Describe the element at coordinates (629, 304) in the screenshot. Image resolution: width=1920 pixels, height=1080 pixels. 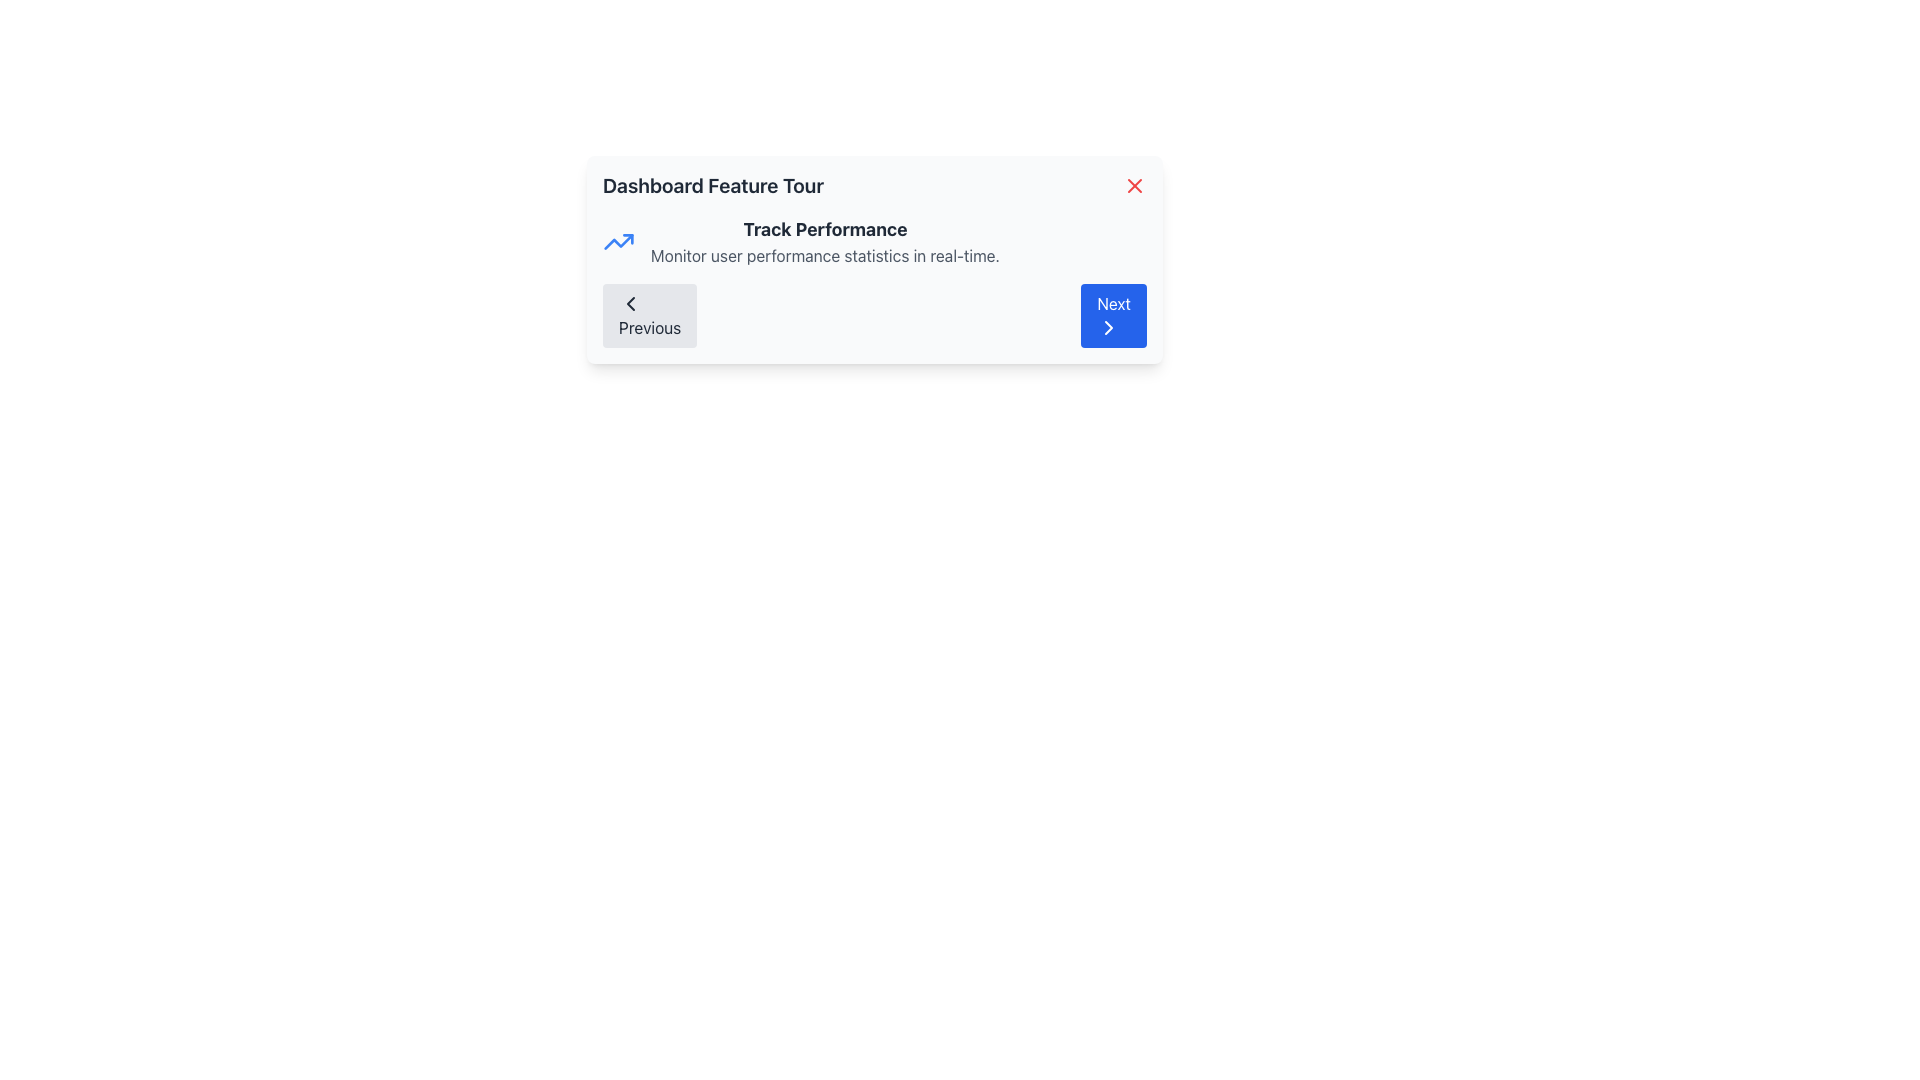
I see `the left-pointing chevron icon within the 'Previous' button` at that location.